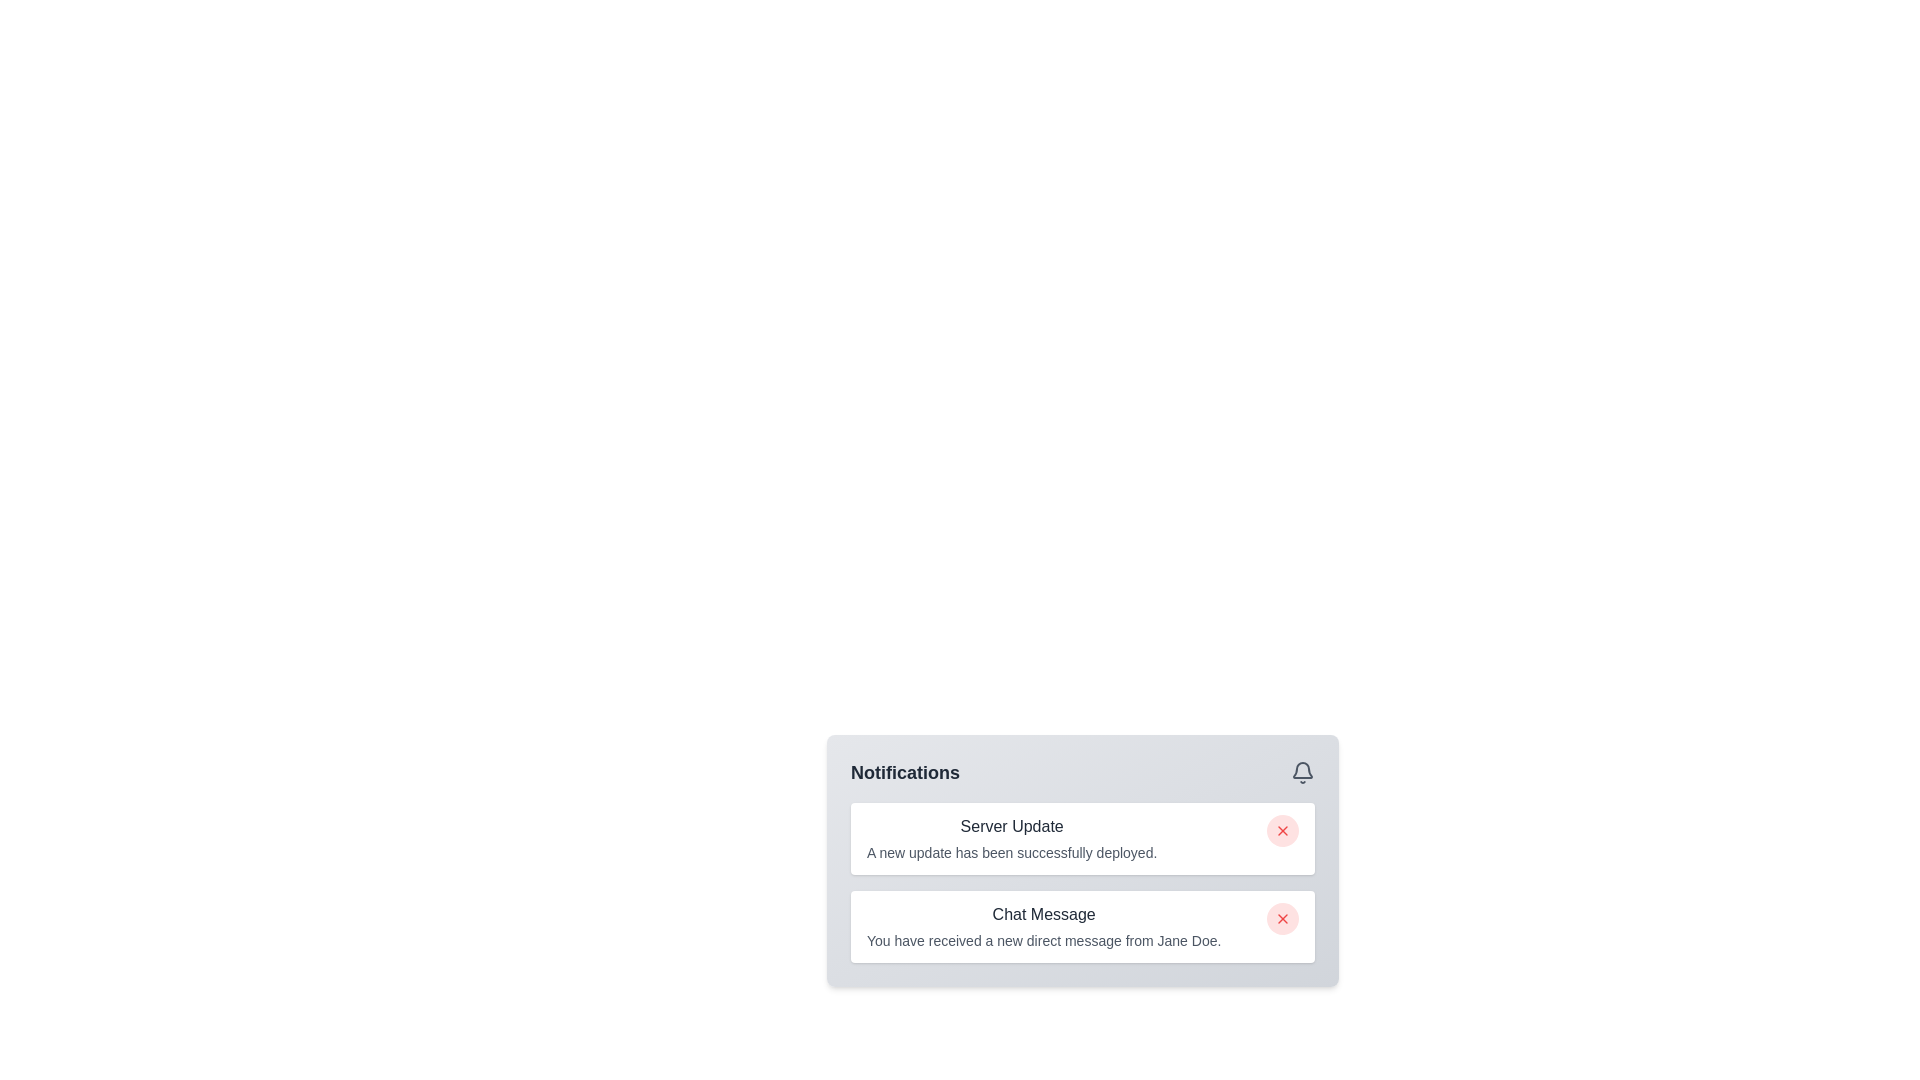 This screenshot has width=1920, height=1080. I want to click on the text block that displays 'Chat Message' and the notification 'You have received a new direct message from Jane Doe.' which is styled in a notification message format within a white card, so click(1043, 926).